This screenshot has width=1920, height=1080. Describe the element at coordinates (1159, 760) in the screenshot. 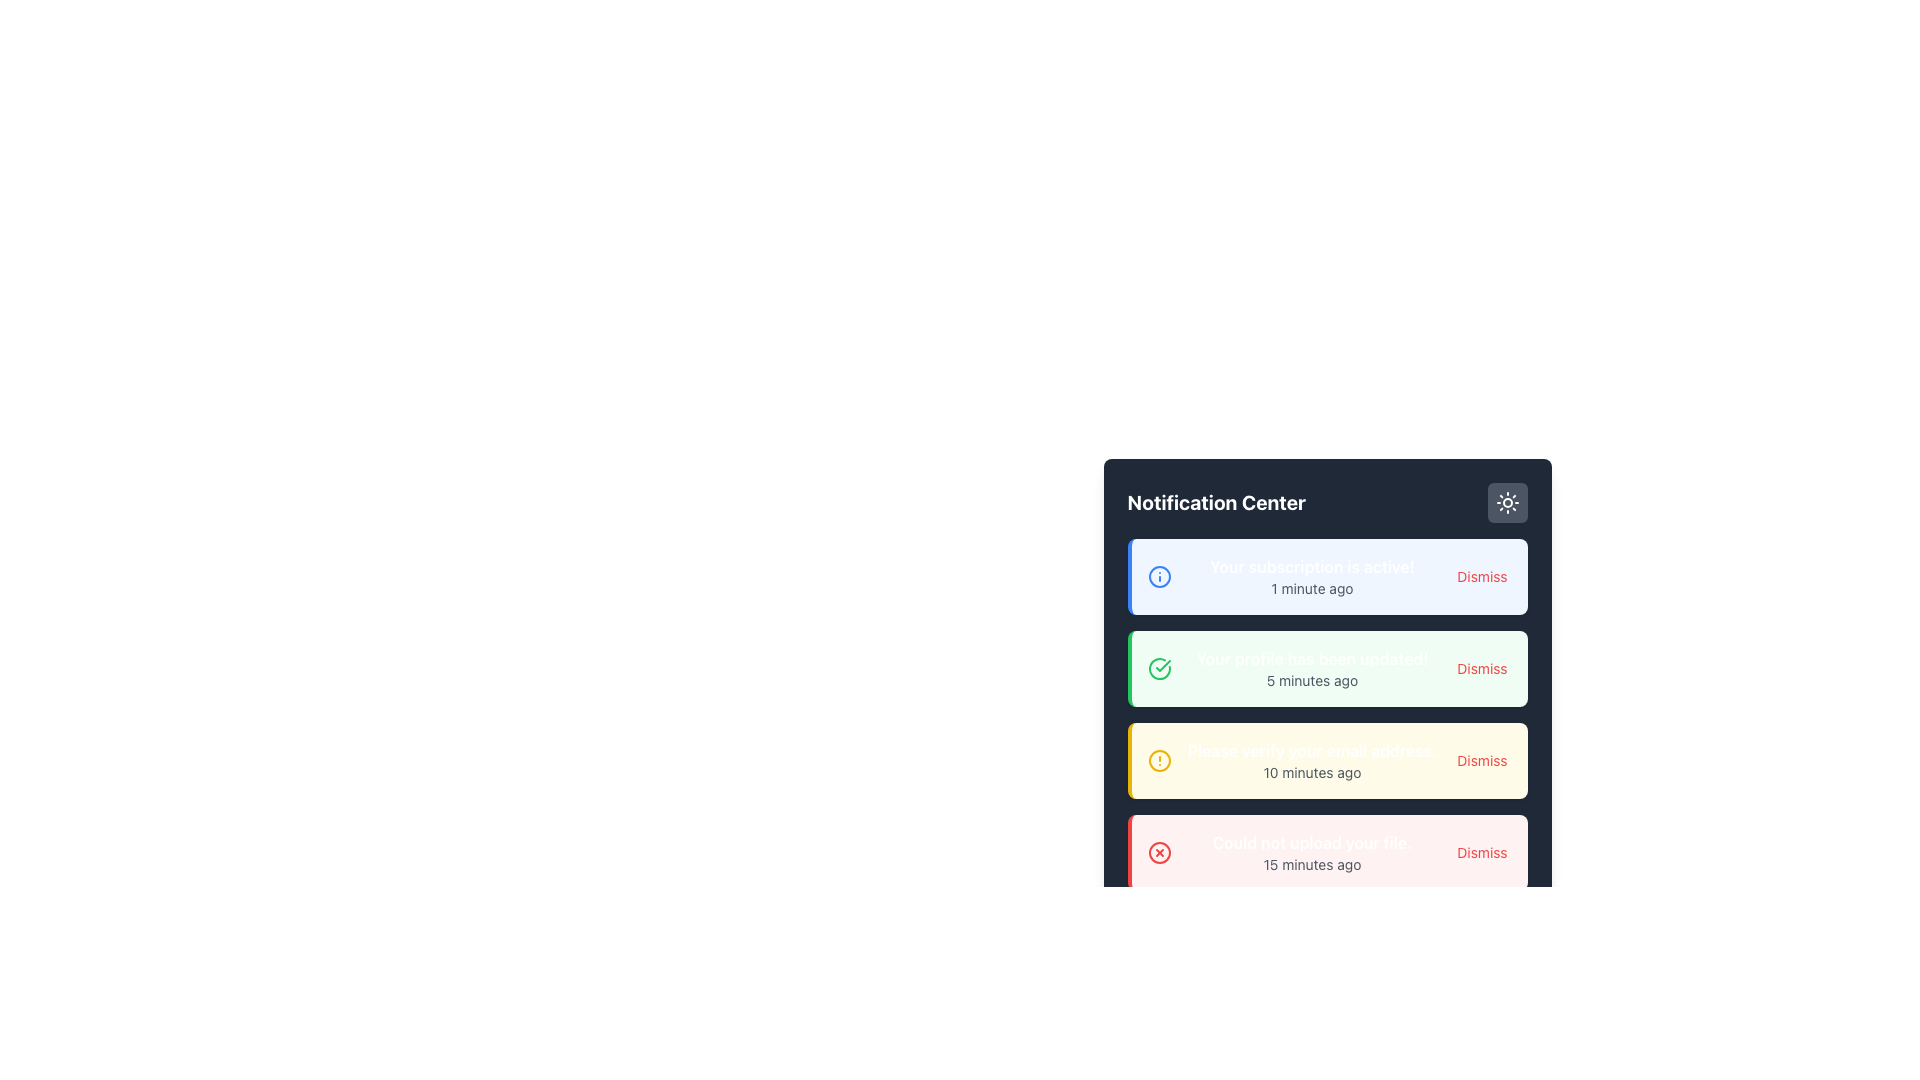

I see `Alert/Circular icon located in the top-left corner of the notification card with yellow highlights, which is the third item in the Notification Center panel, for styling or HTML attributes` at that location.